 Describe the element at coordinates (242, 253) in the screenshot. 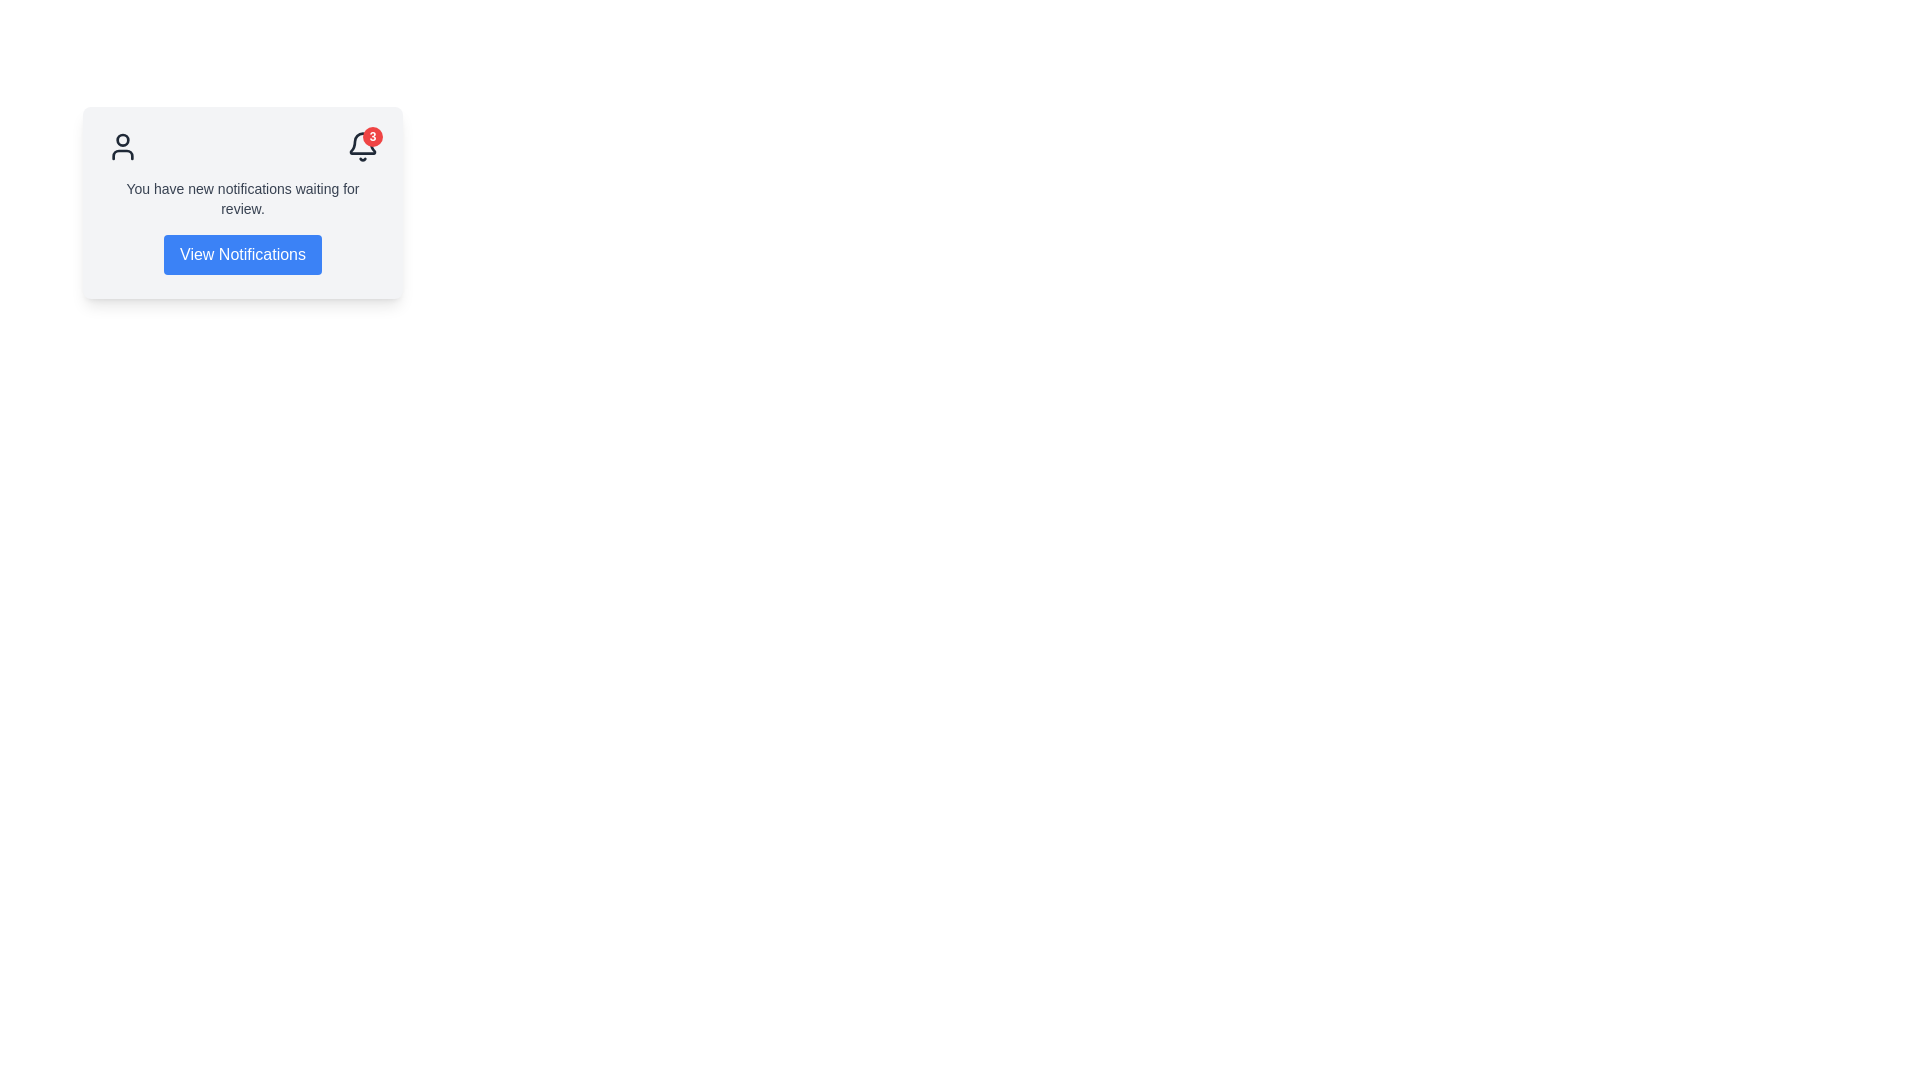

I see `the notifications button located directly below the text 'You have new notifications waiting for review.'` at that location.